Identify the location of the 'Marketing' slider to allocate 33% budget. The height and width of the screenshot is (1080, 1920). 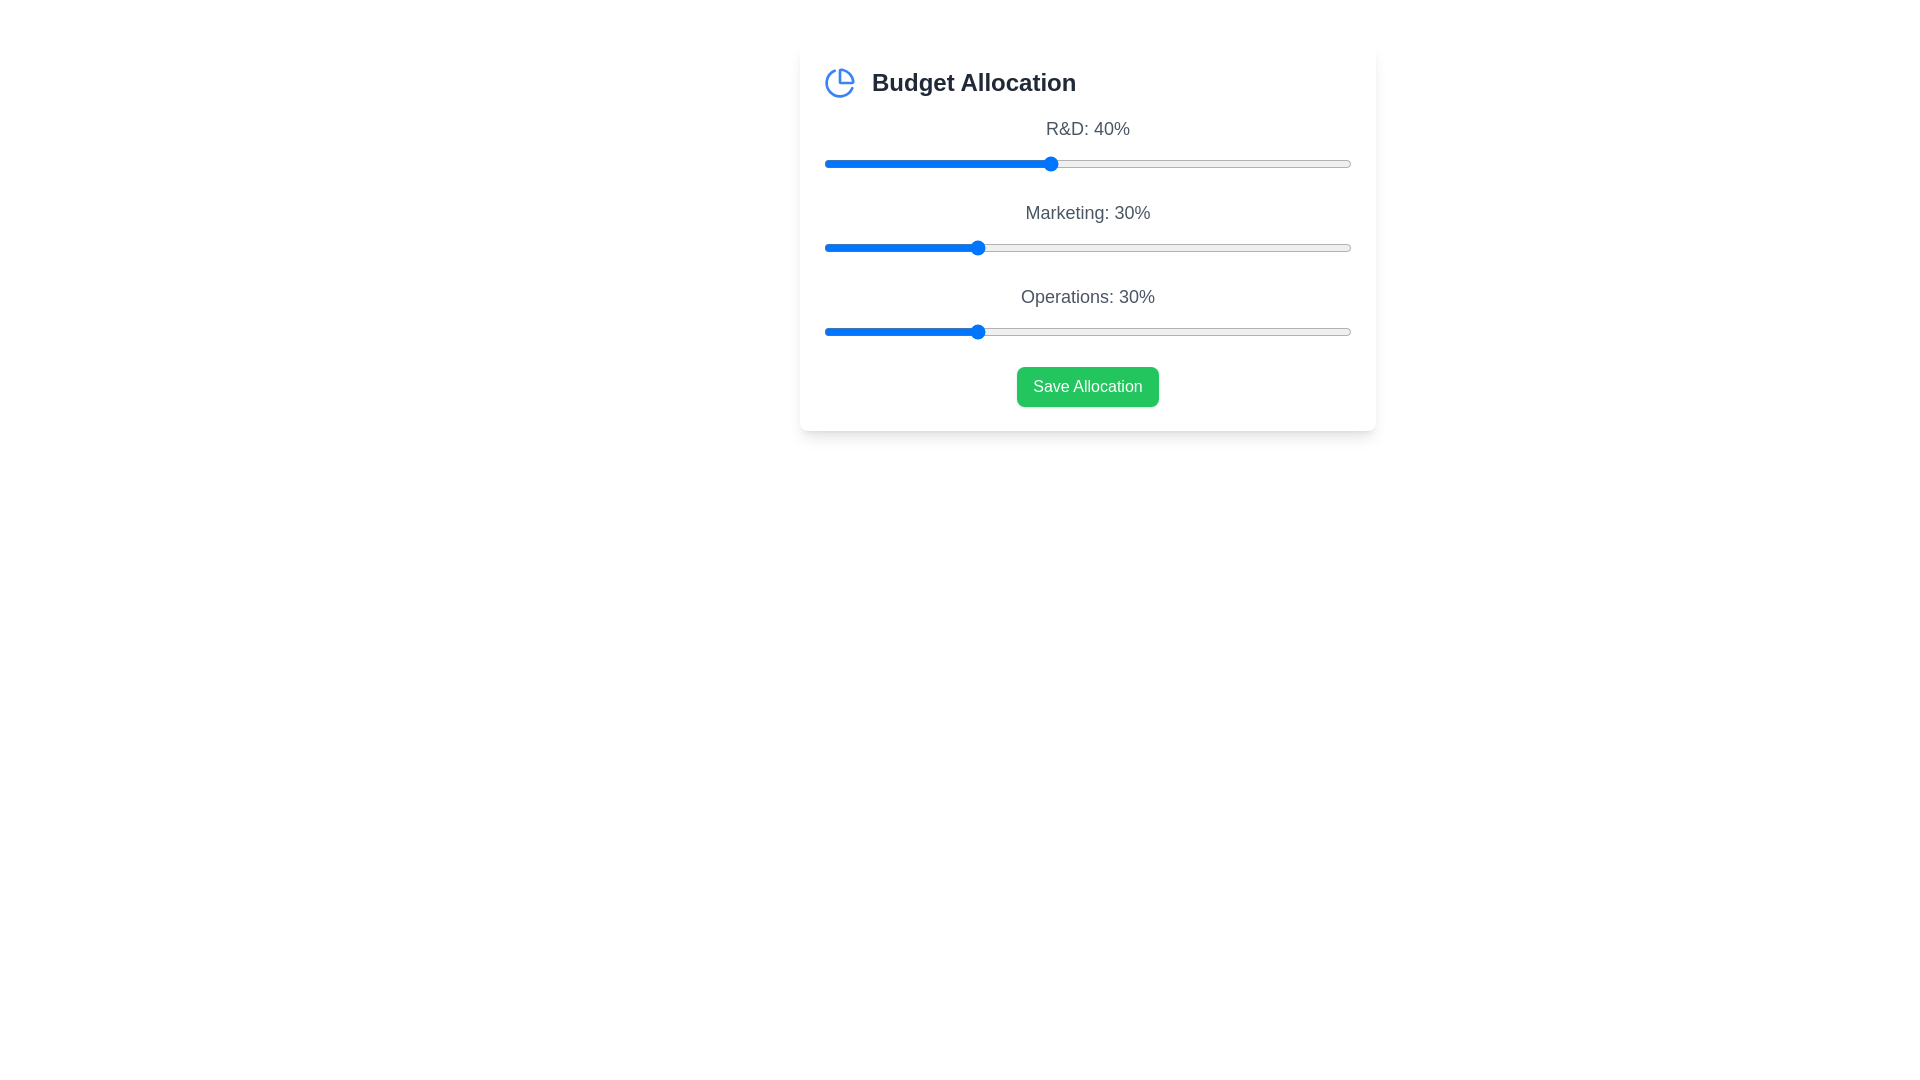
(997, 246).